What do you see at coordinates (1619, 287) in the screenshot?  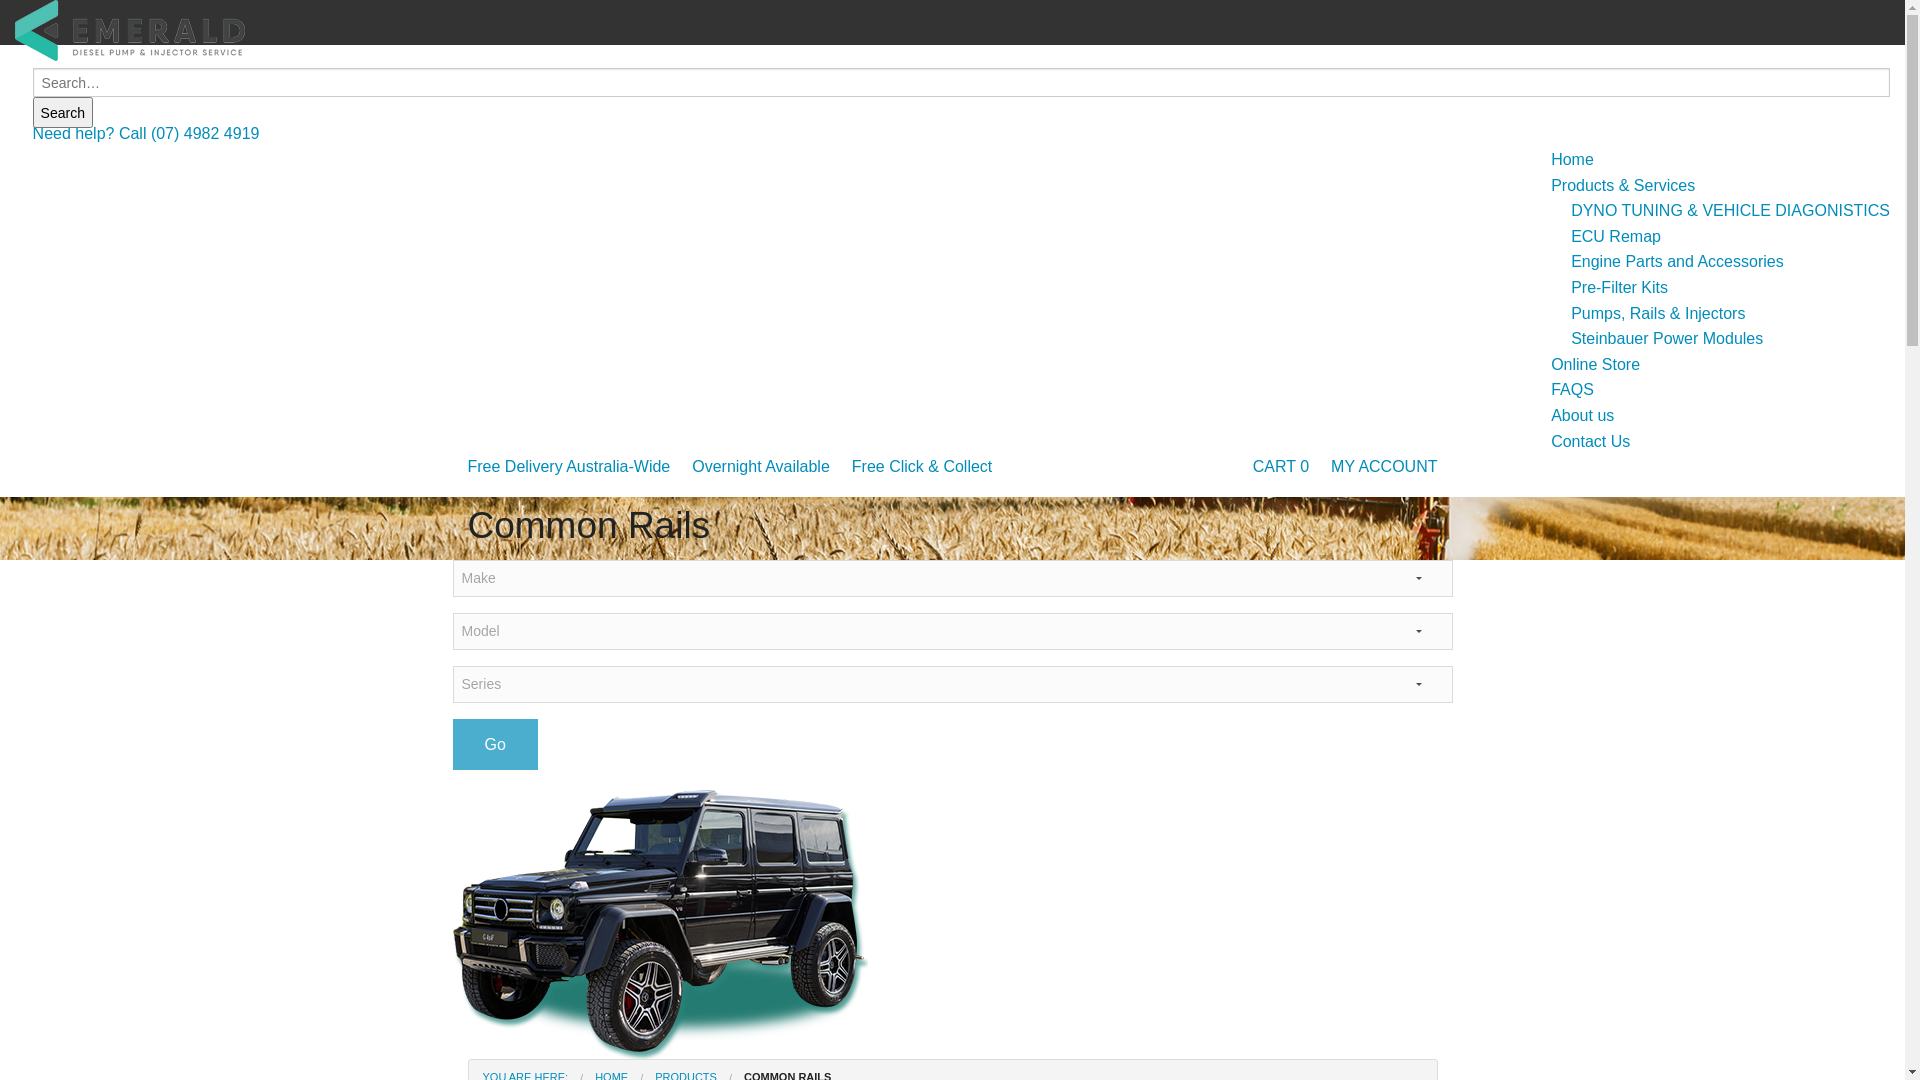 I see `'Pre-Filter Kits'` at bounding box center [1619, 287].